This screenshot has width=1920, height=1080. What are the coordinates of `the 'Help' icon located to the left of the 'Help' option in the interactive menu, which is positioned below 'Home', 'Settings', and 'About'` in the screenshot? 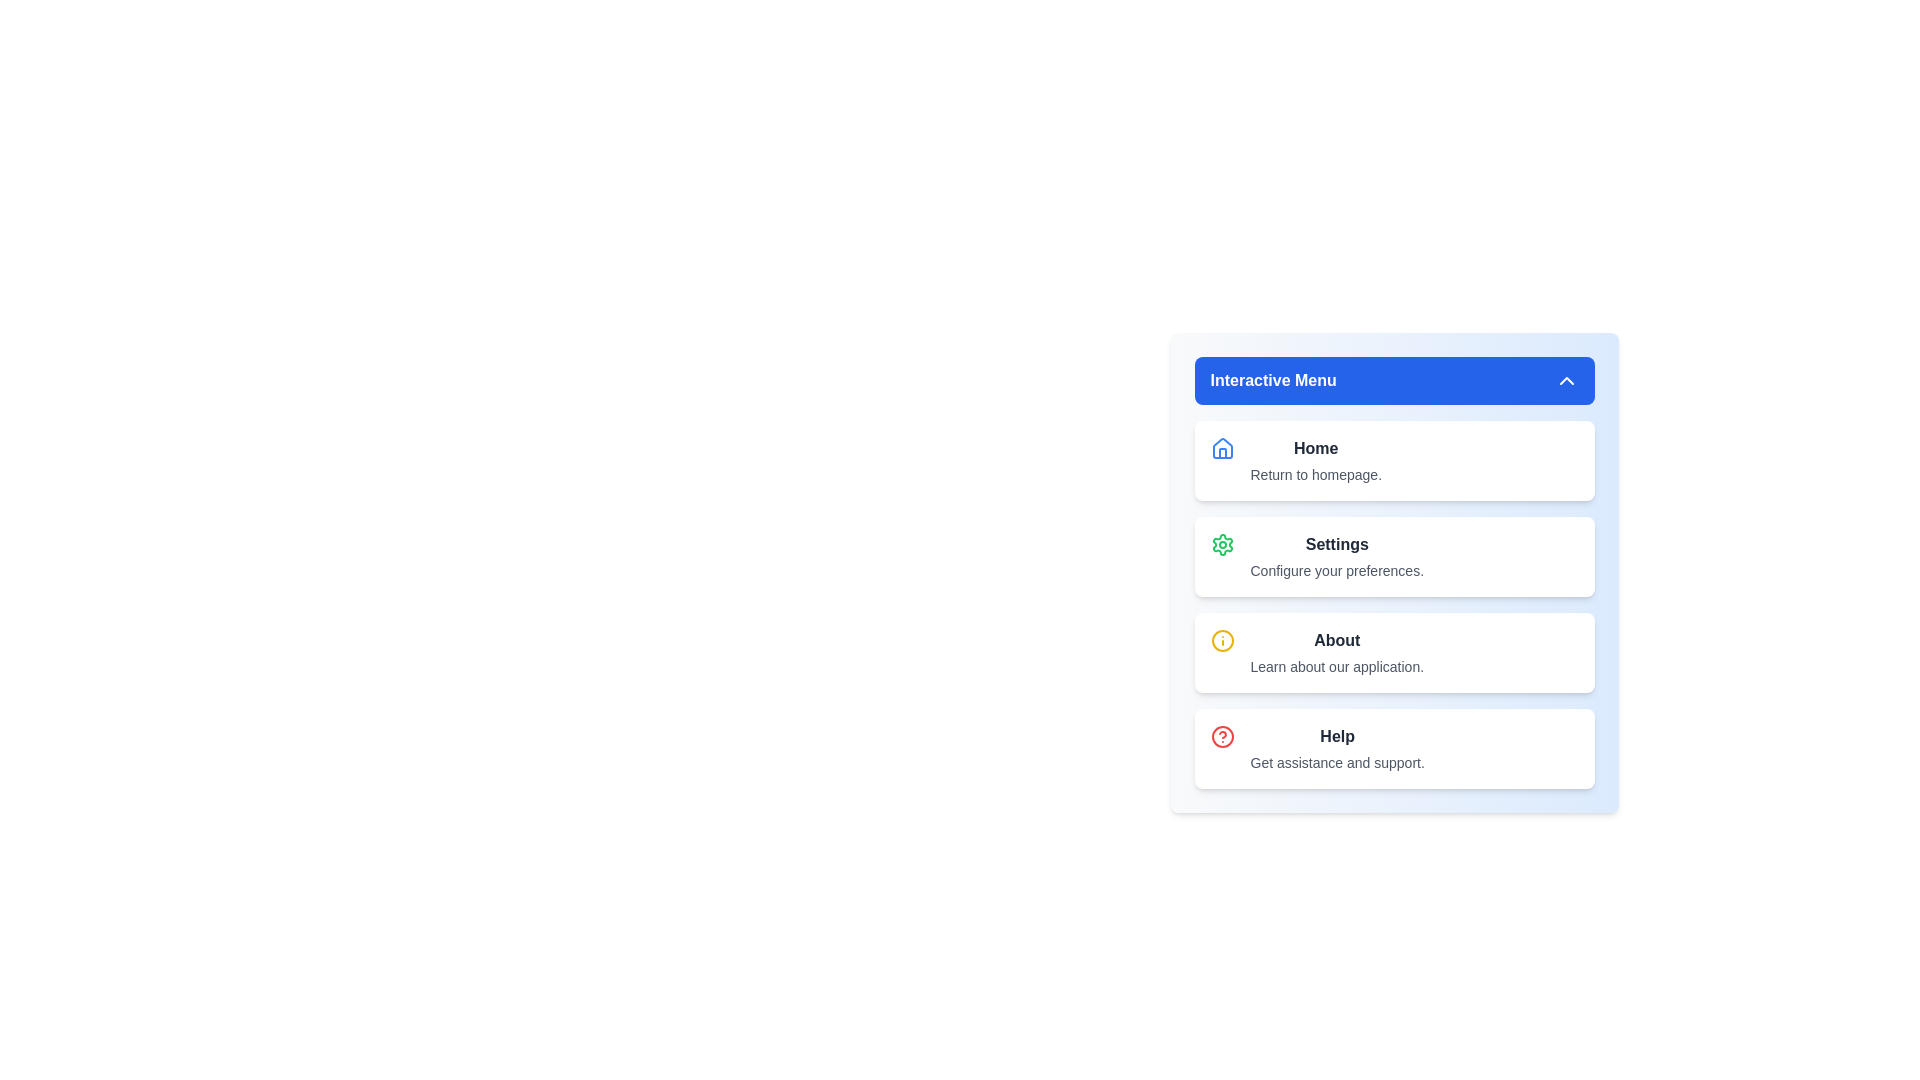 It's located at (1221, 736).